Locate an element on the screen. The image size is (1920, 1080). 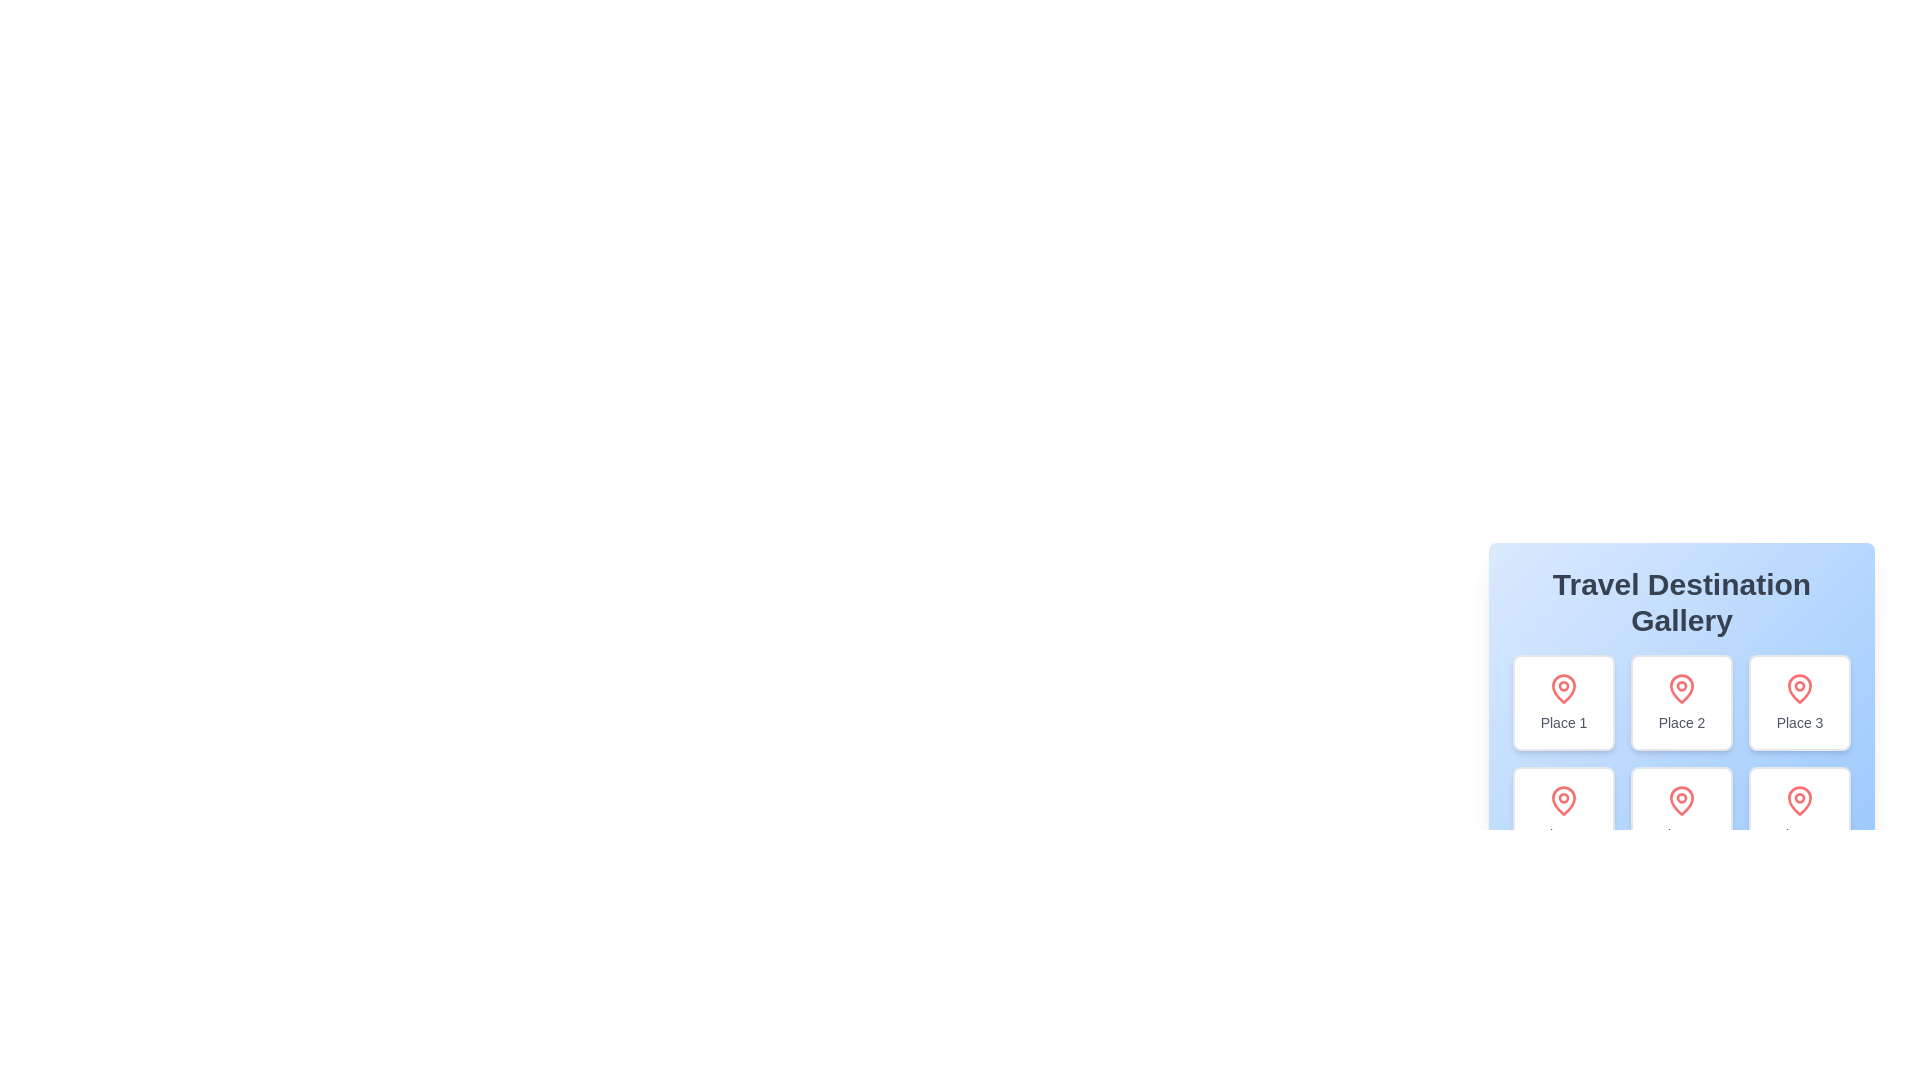
the decorative marker icon located at the top-center of the second card labeled 'Place 2' is located at coordinates (1680, 688).